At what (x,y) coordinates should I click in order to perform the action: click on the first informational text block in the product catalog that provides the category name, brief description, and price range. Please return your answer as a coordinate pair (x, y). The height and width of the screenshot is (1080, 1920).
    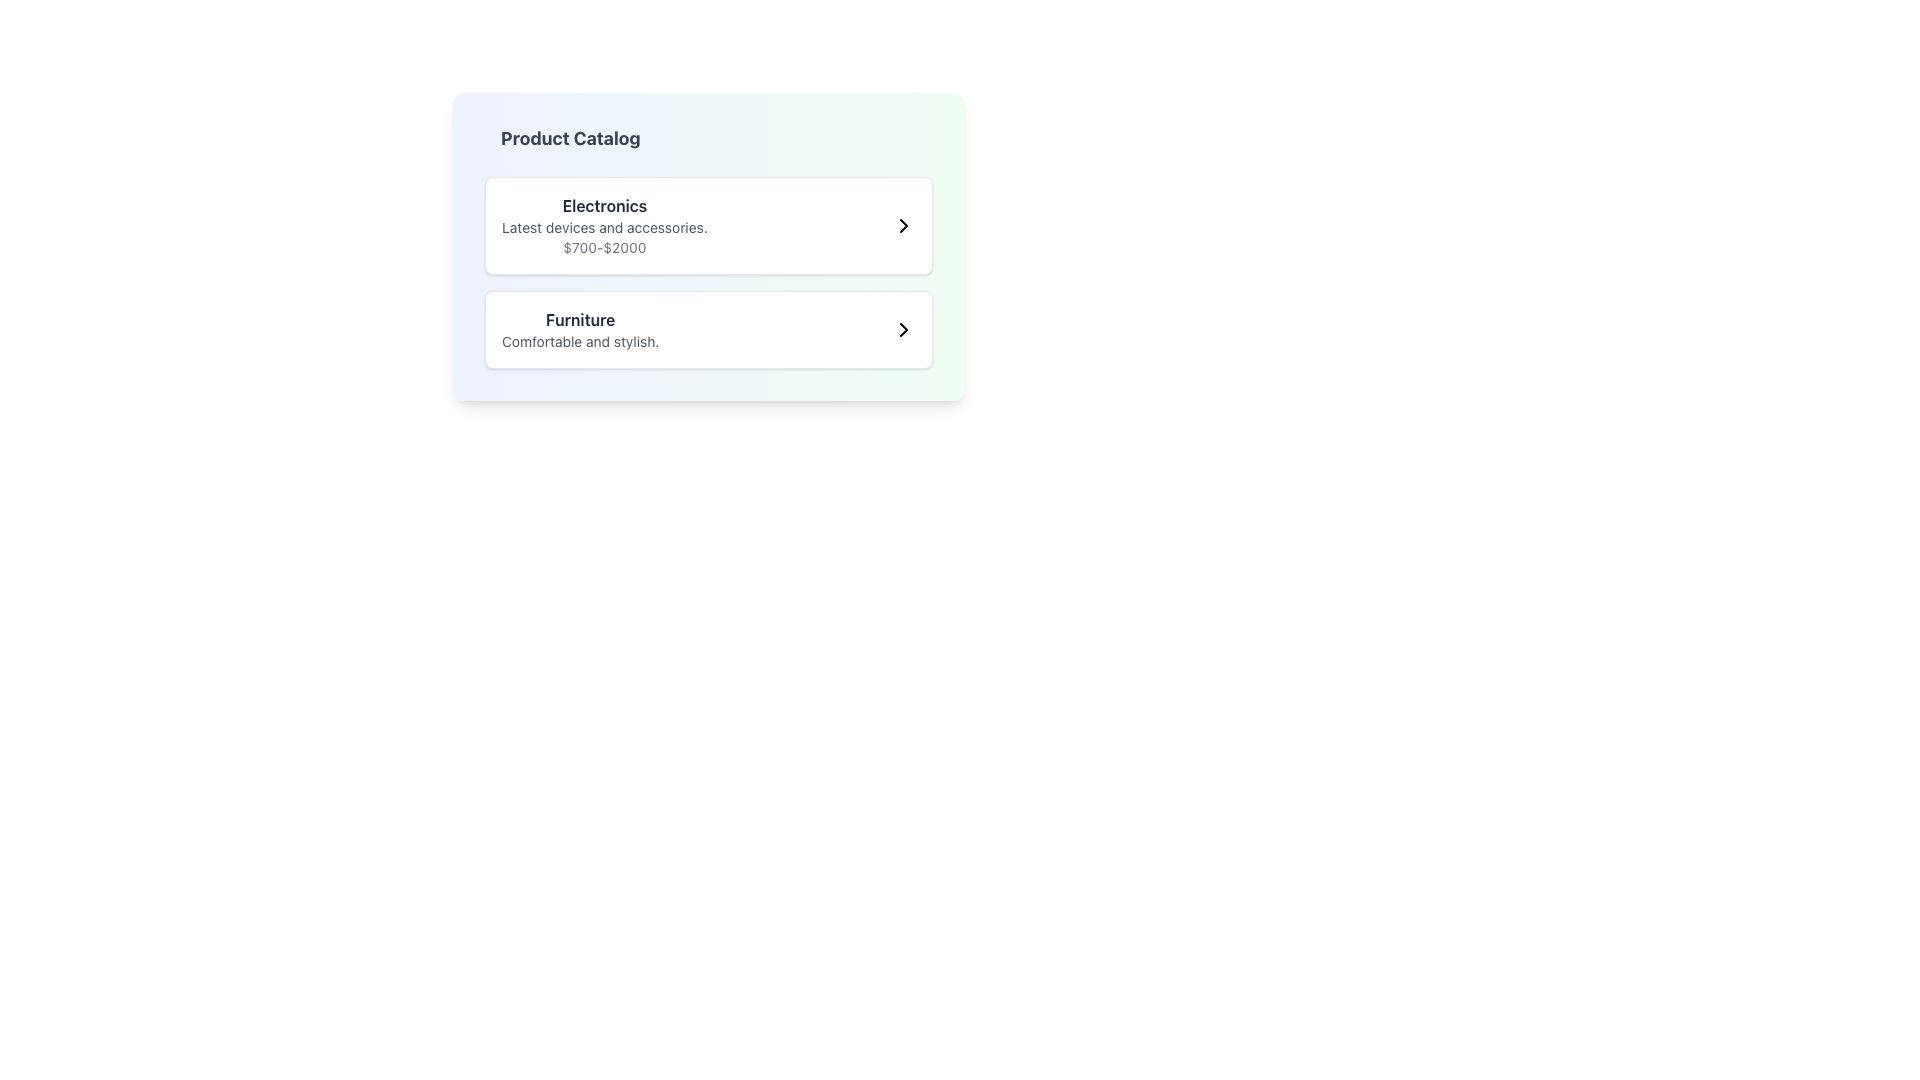
    Looking at the image, I should click on (603, 225).